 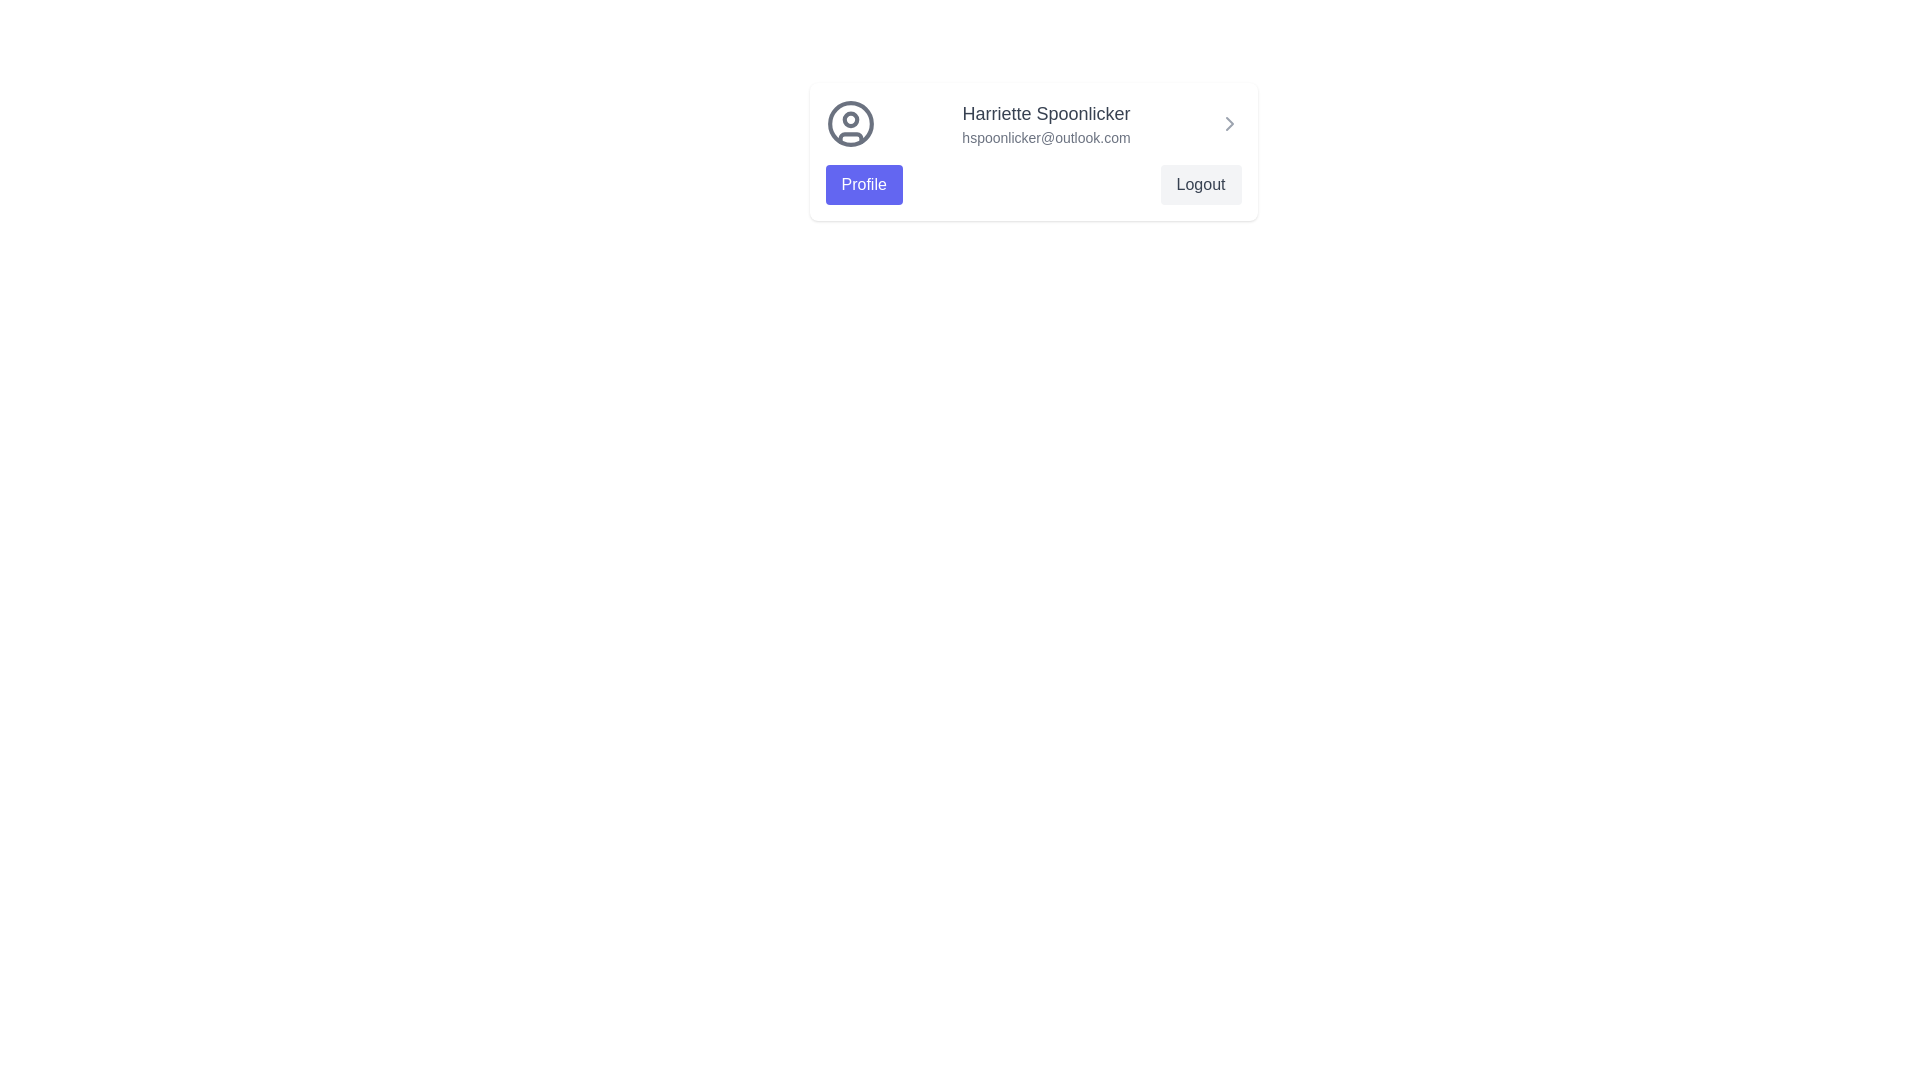 What do you see at coordinates (1045, 114) in the screenshot?
I see `the Text Label displaying the name 'Harriette Spoonlicker', which is positioned at the top center of the user information card` at bounding box center [1045, 114].